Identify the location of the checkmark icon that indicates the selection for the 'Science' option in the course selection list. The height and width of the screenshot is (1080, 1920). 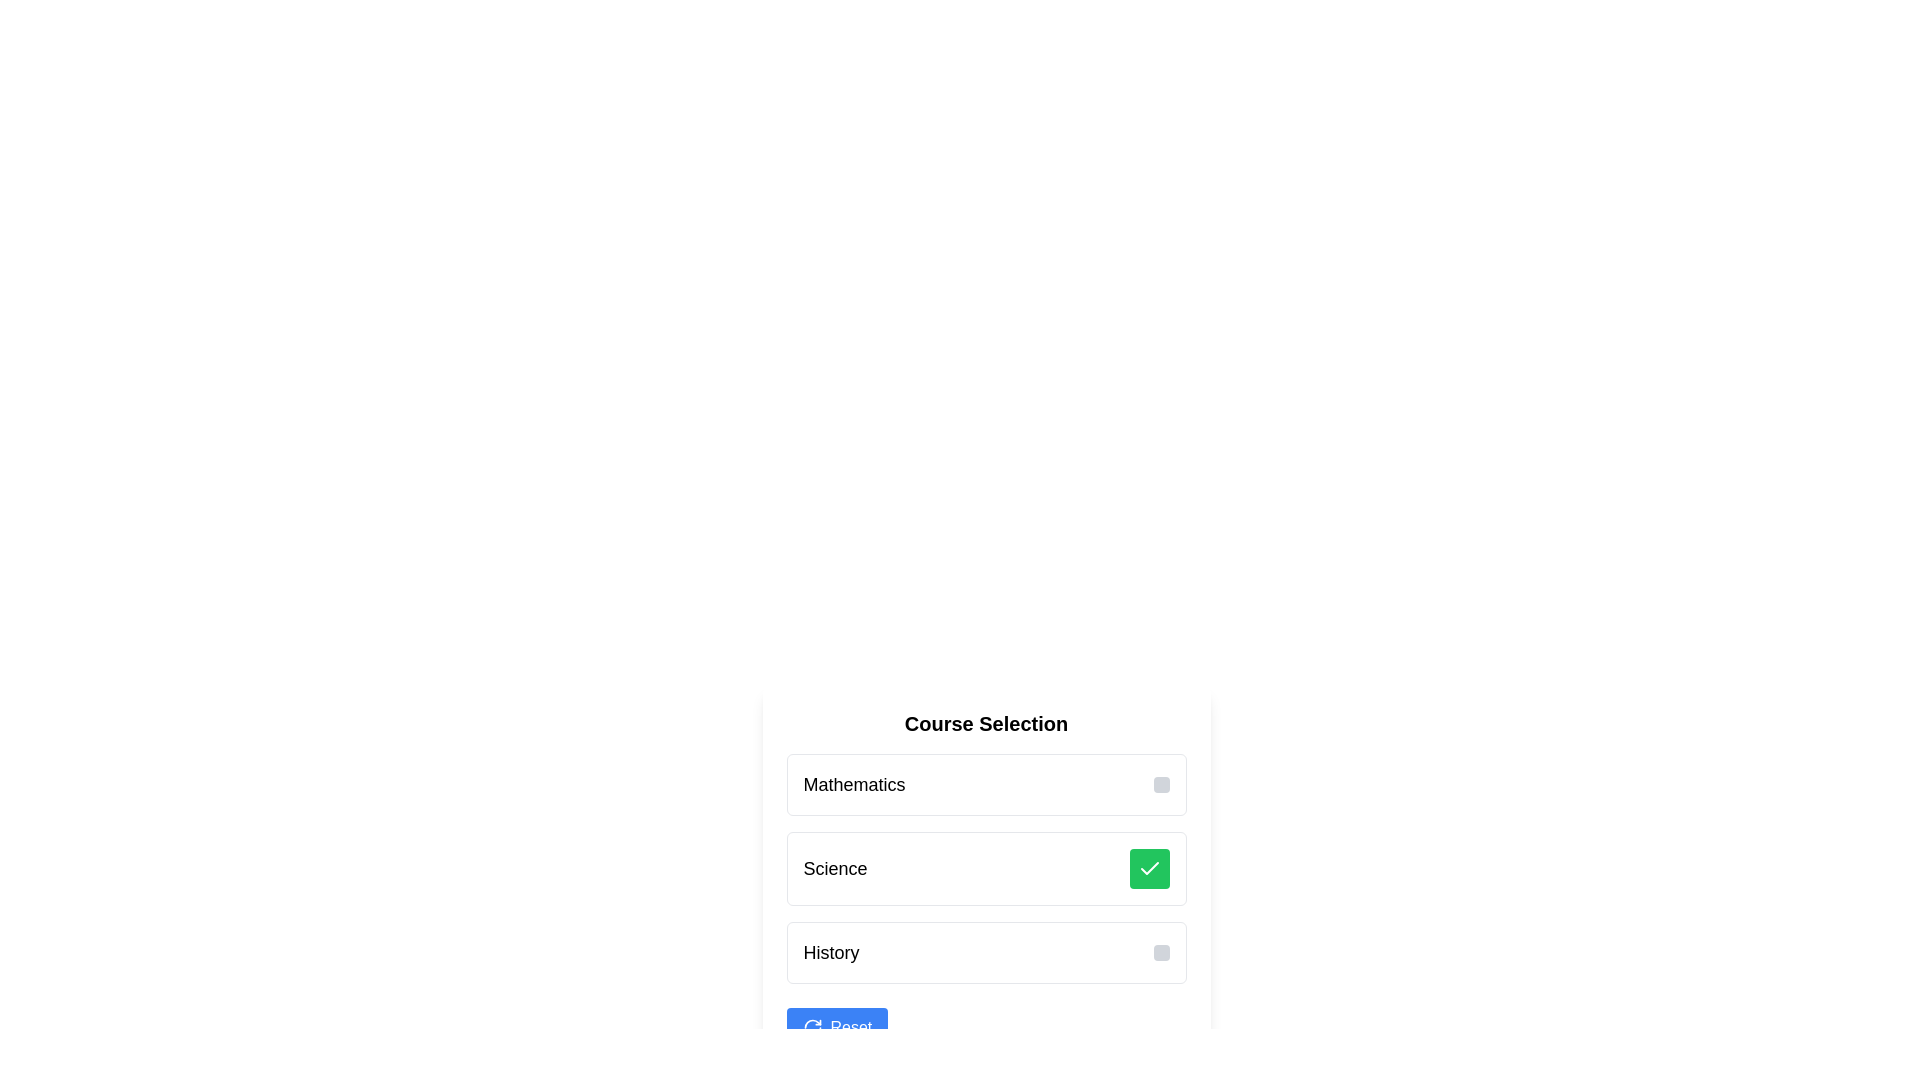
(1149, 867).